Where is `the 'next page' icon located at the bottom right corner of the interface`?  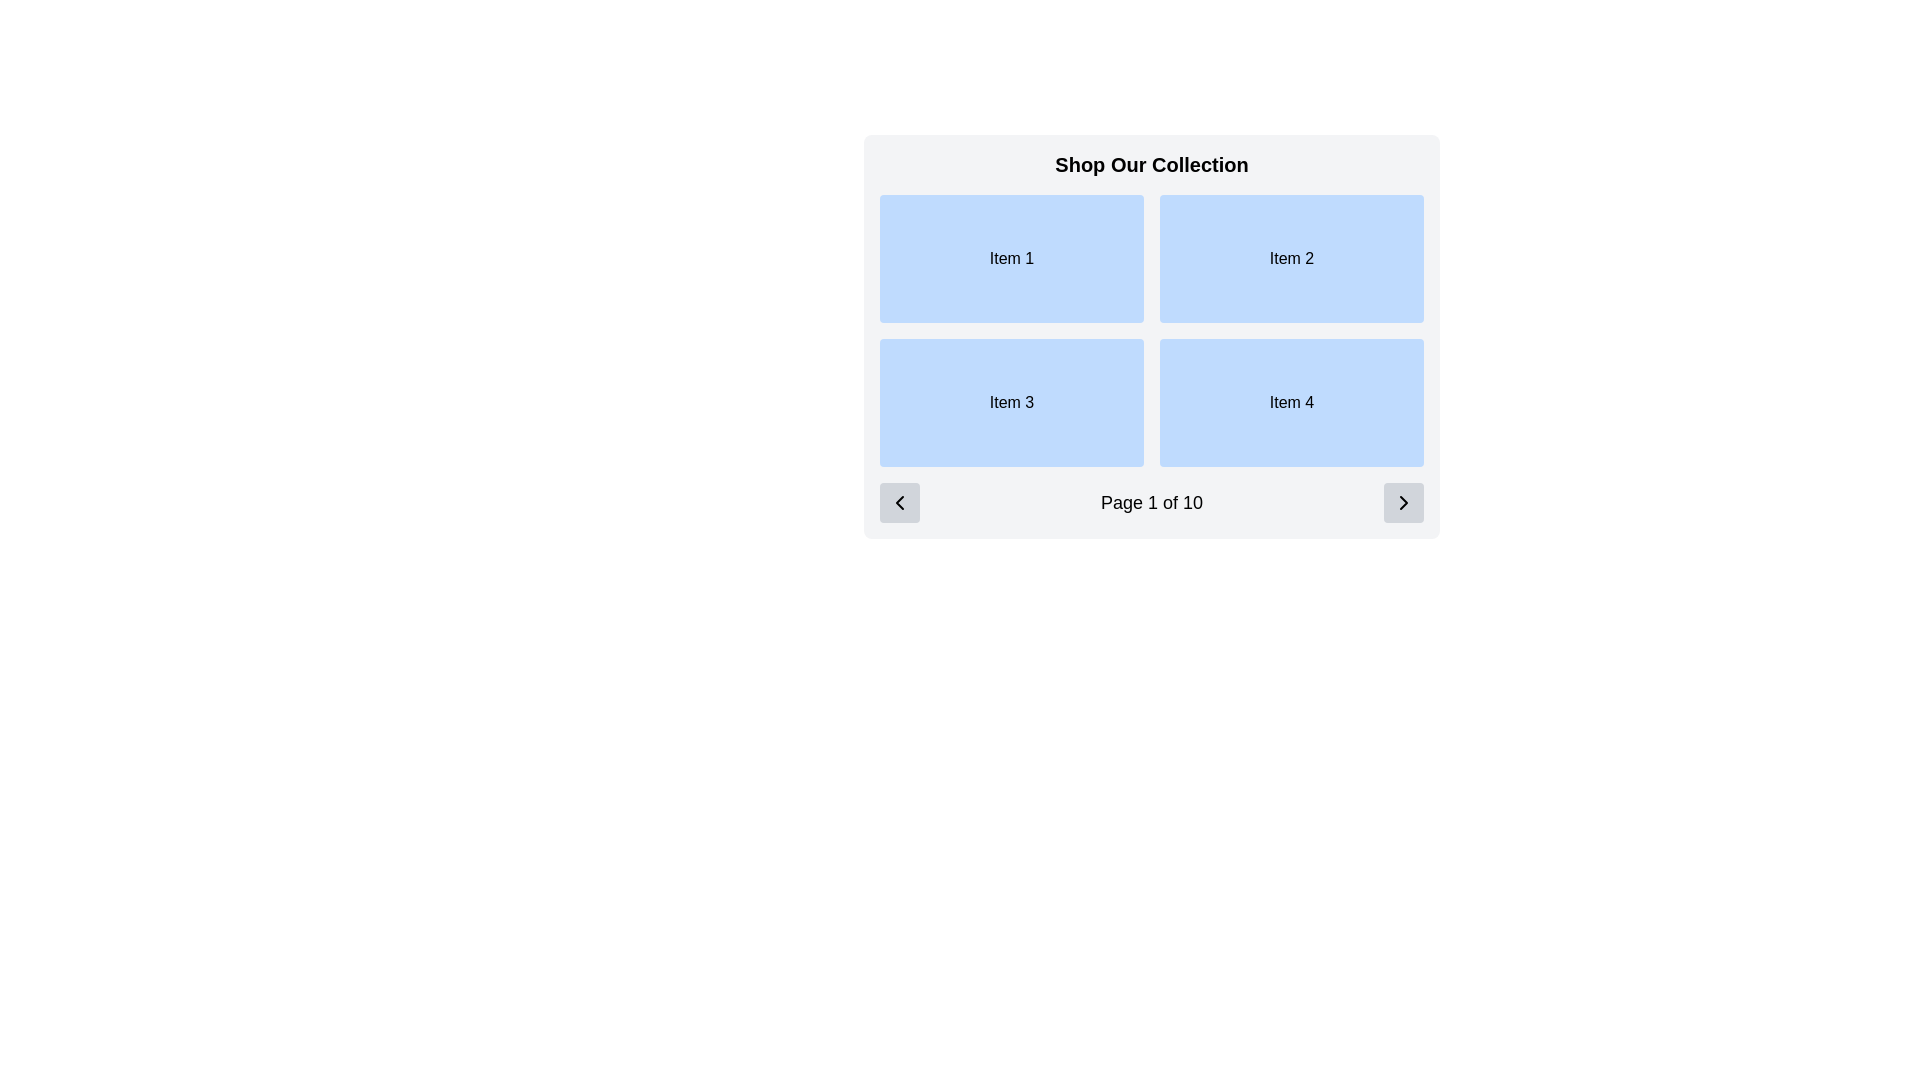
the 'next page' icon located at the bottom right corner of the interface is located at coordinates (1402, 501).